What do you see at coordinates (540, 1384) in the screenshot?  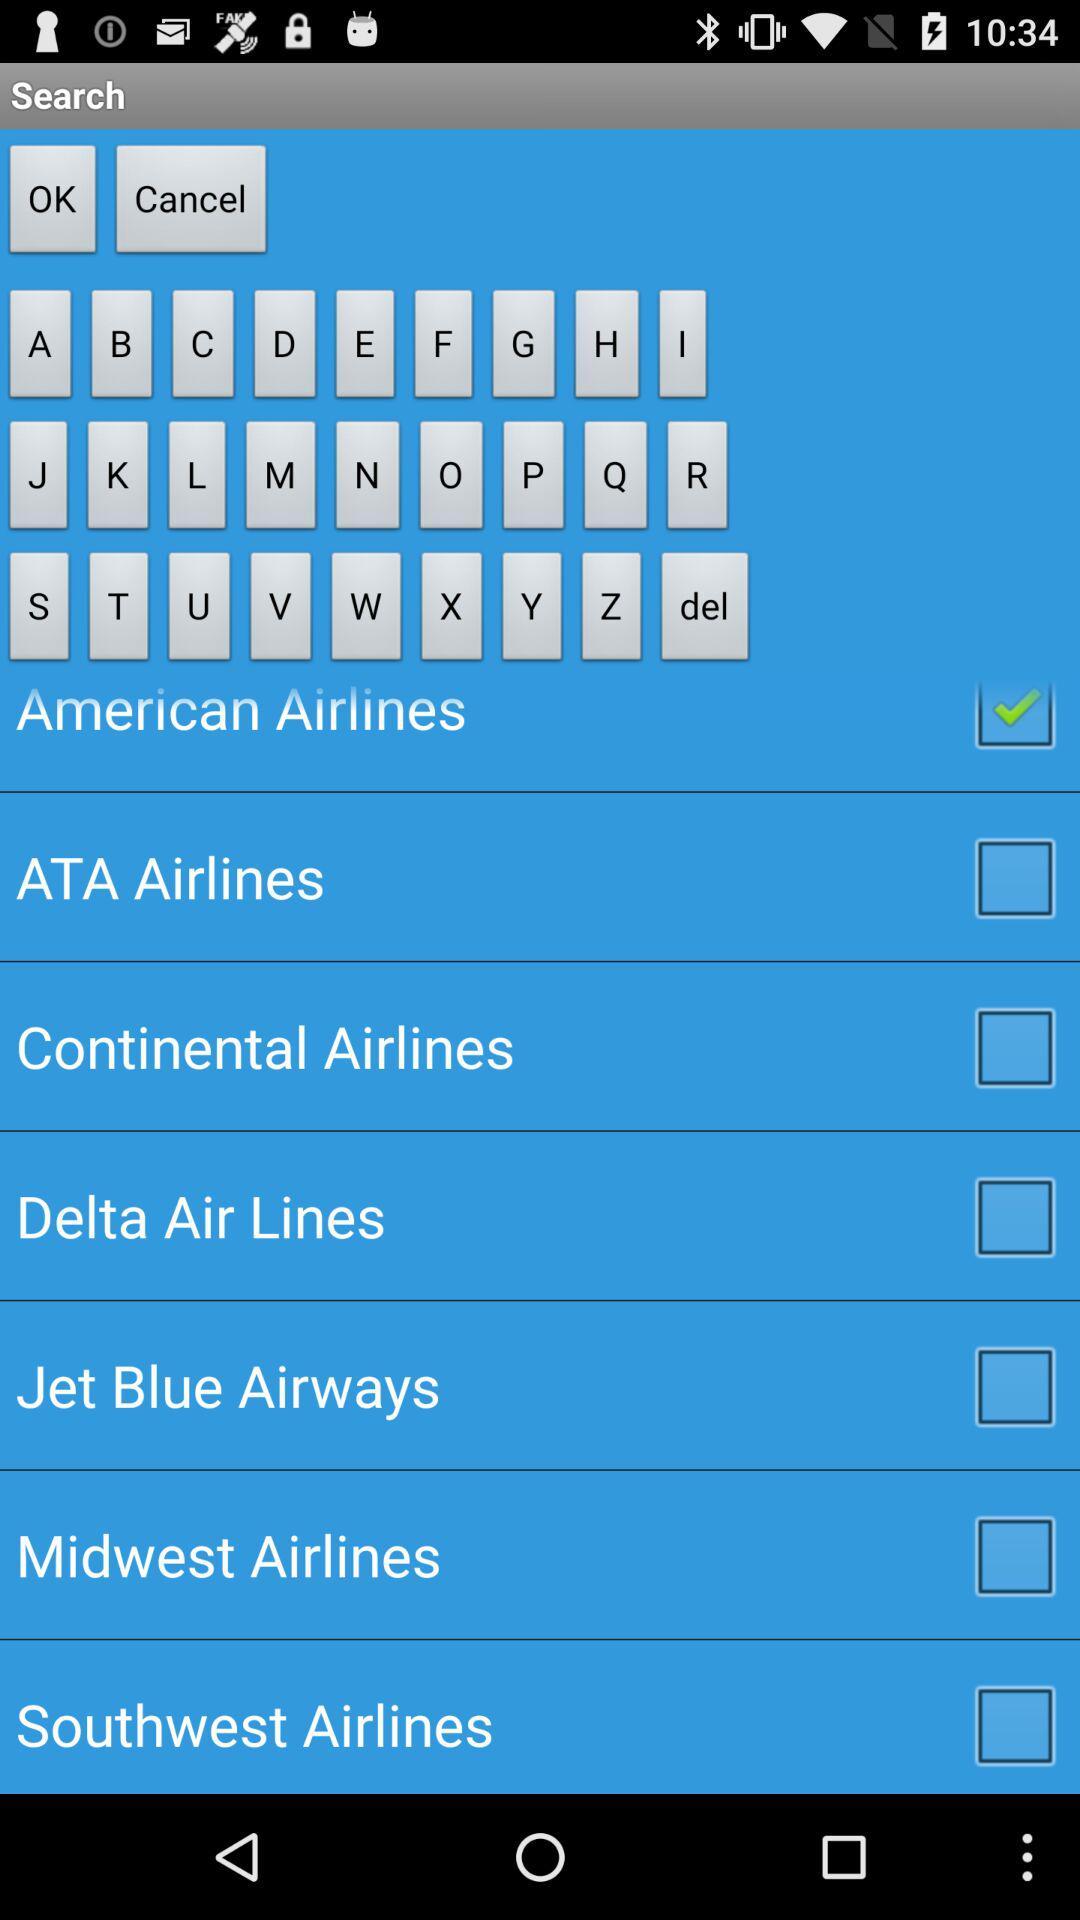 I see `jet blue airways item` at bounding box center [540, 1384].